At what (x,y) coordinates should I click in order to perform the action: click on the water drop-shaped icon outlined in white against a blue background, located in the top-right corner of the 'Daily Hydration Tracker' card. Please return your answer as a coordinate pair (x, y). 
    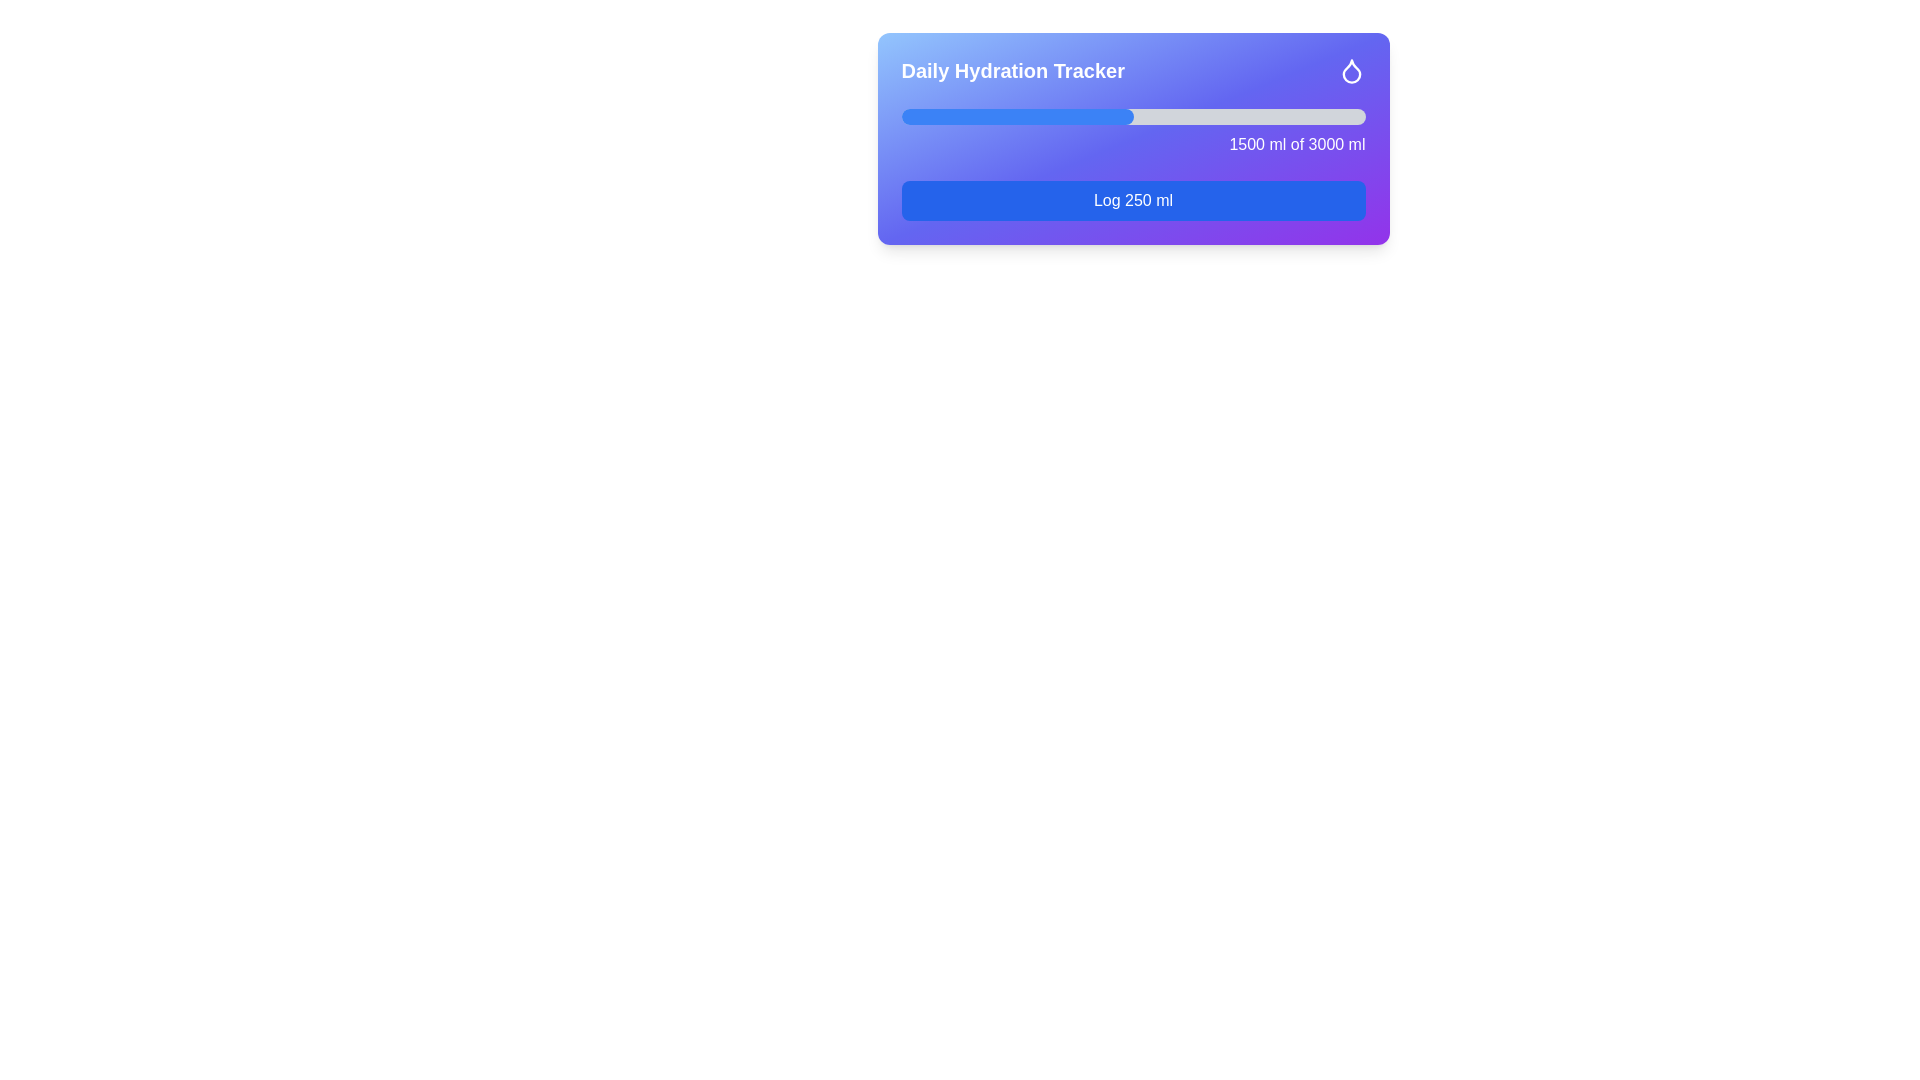
    Looking at the image, I should click on (1351, 69).